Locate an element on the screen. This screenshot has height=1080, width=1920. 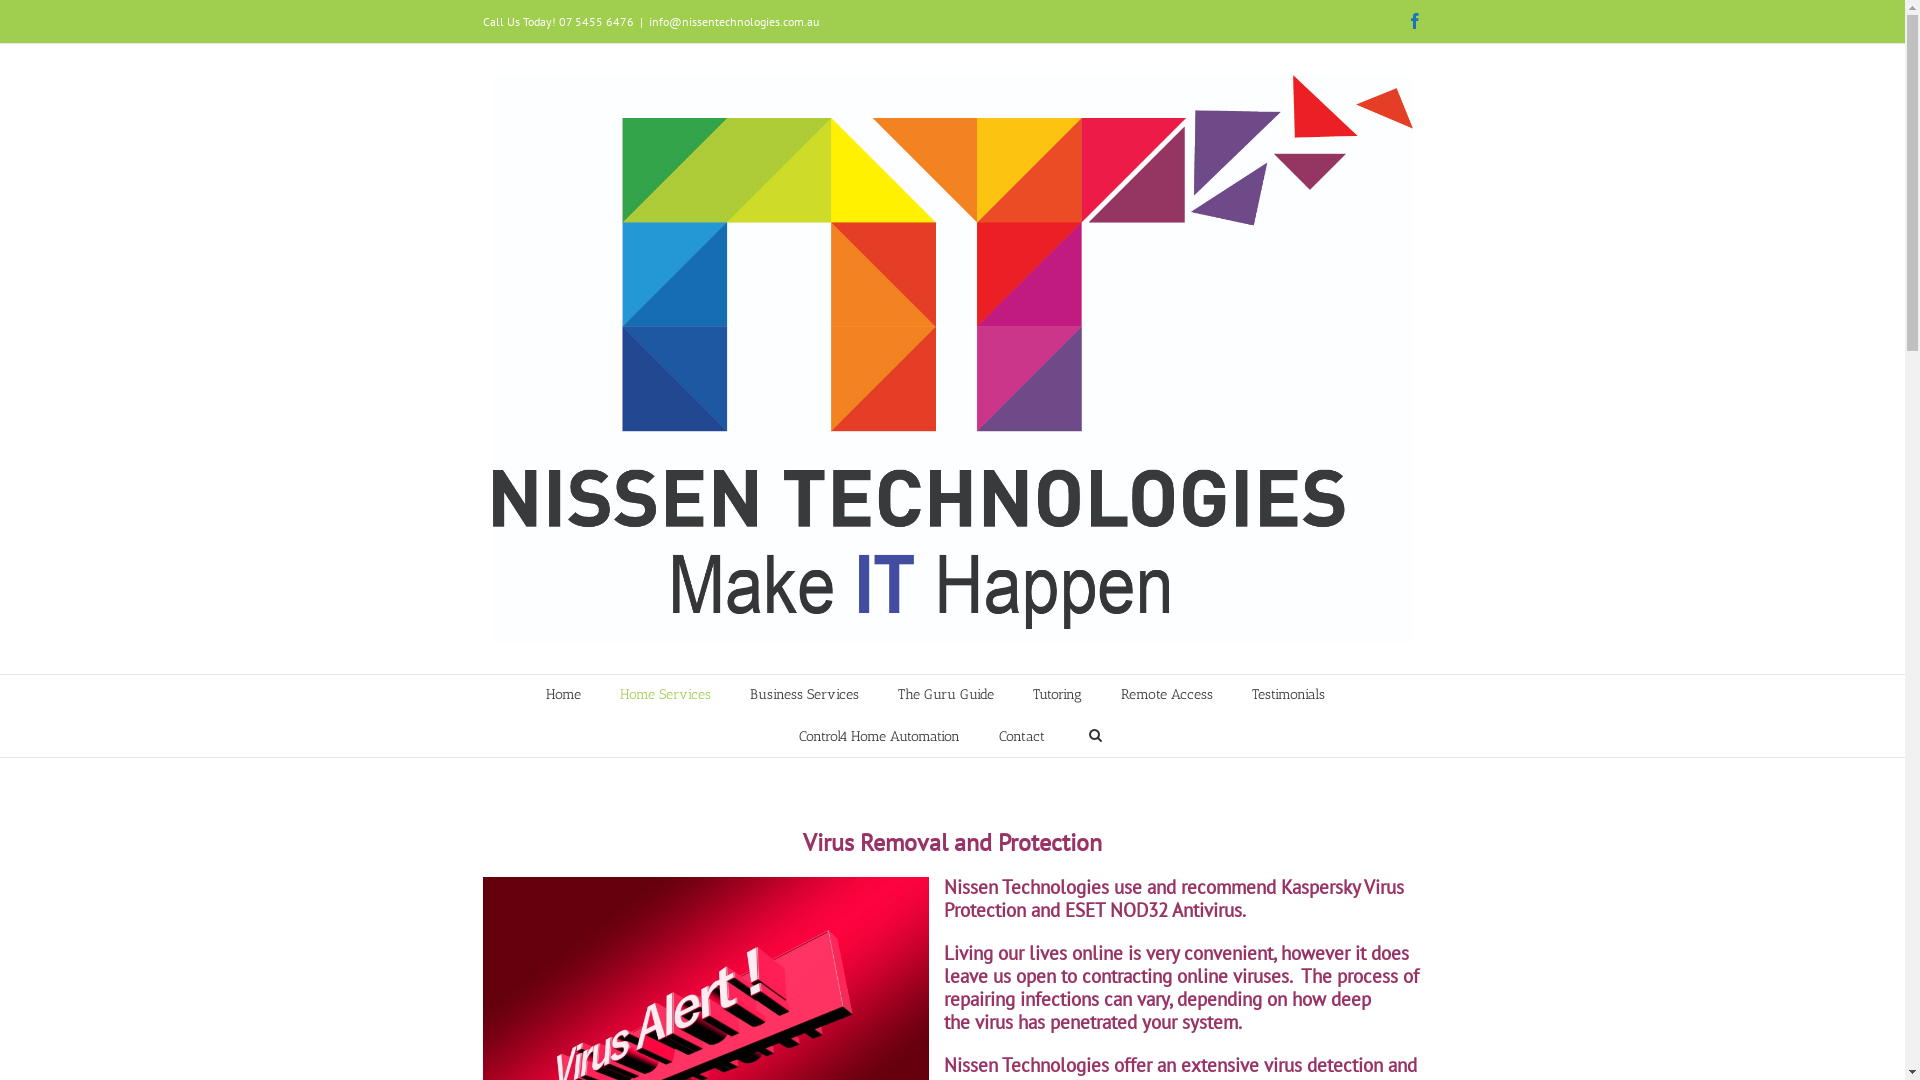
'Testimonials' is located at coordinates (1251, 693).